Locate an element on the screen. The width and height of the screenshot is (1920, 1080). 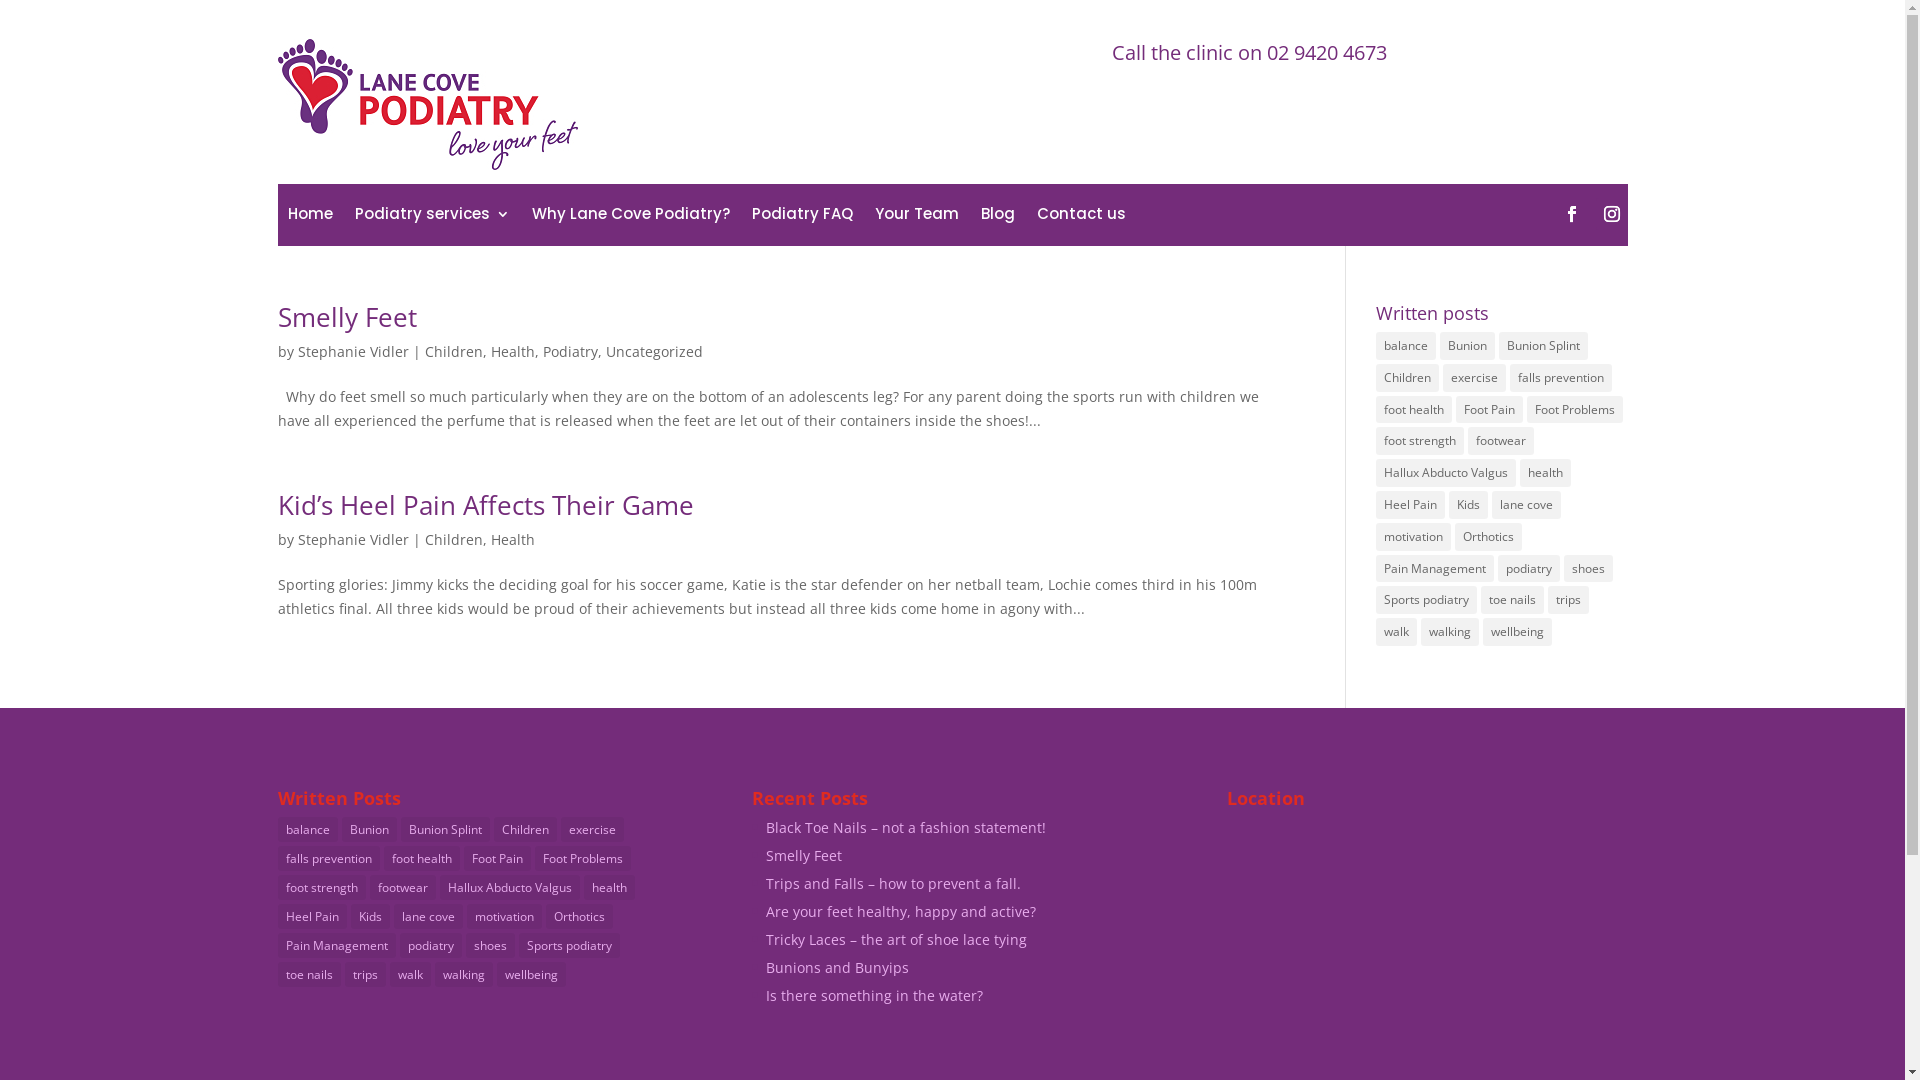
'falls prevention' is located at coordinates (329, 857).